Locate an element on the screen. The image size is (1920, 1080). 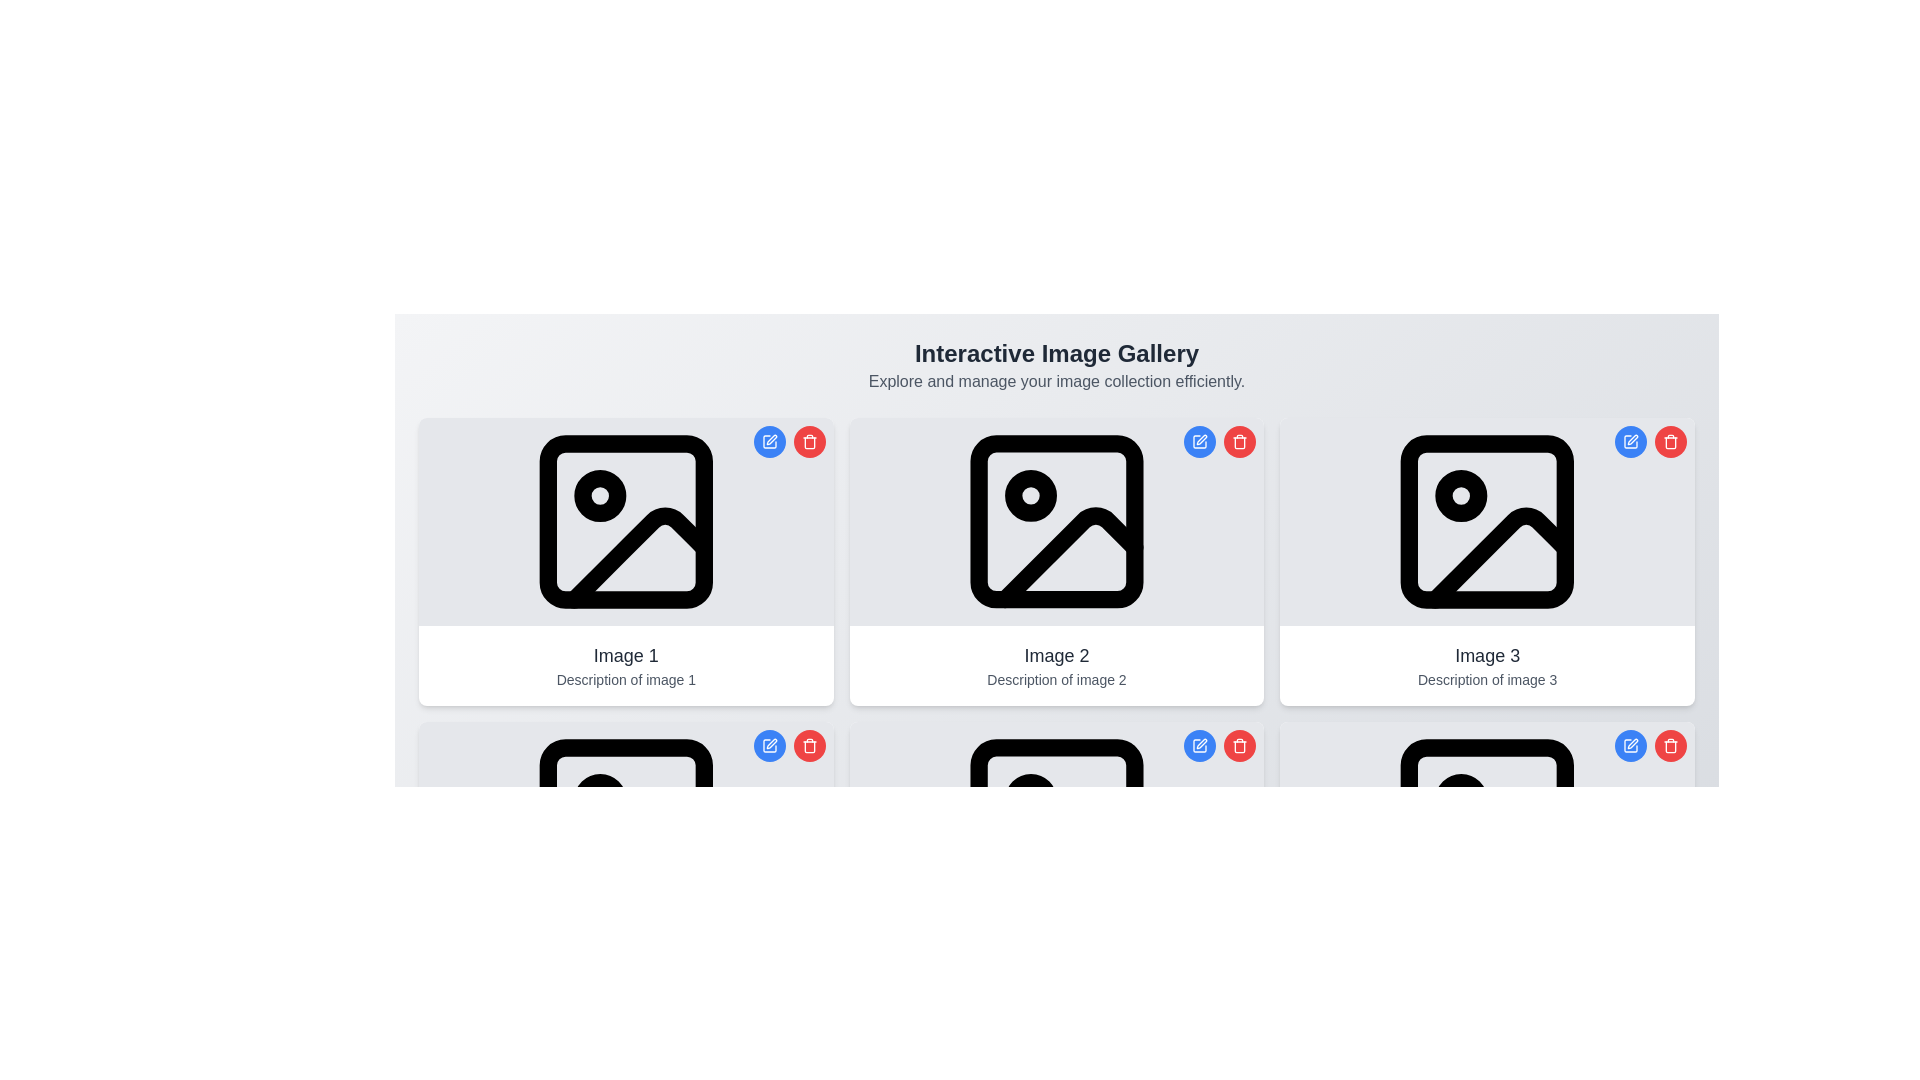
the blue button with the pen icon is located at coordinates (1651, 745).